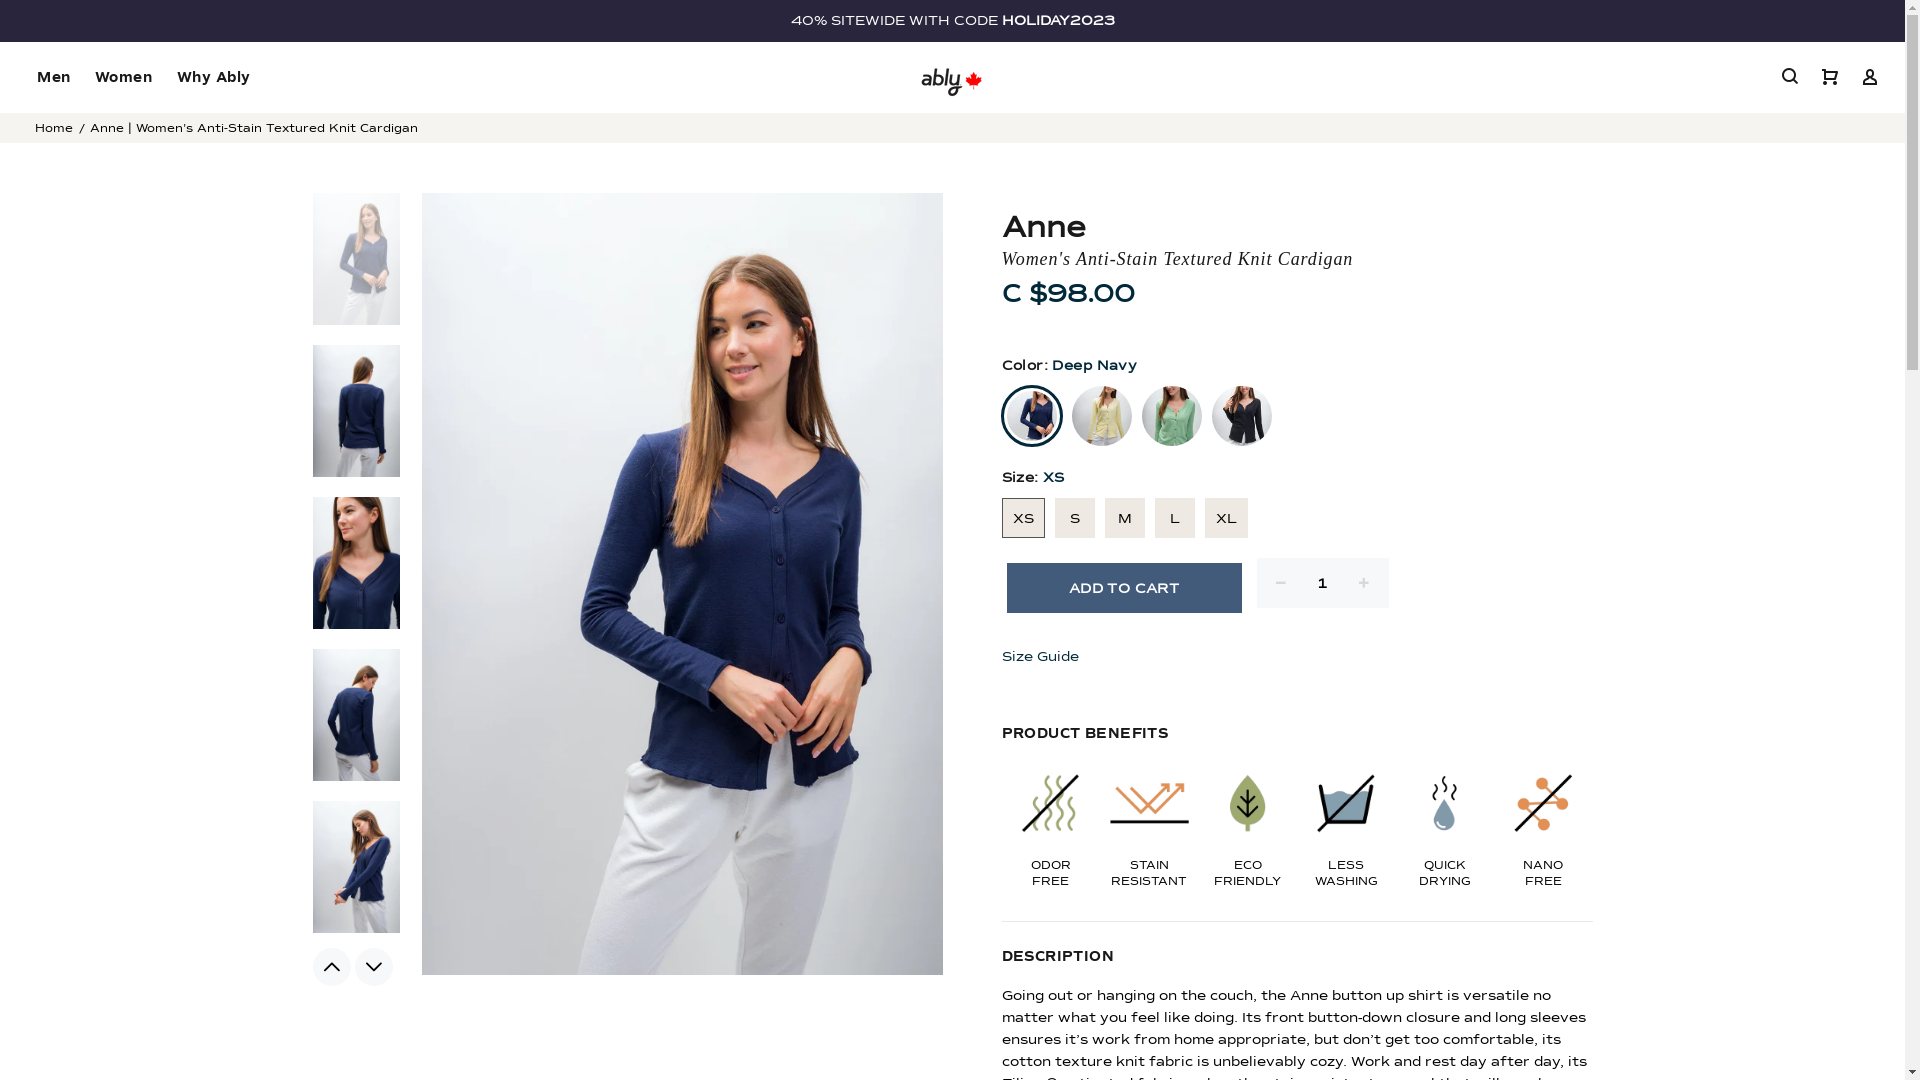 The width and height of the screenshot is (1920, 1080). I want to click on 'Next', so click(373, 966).